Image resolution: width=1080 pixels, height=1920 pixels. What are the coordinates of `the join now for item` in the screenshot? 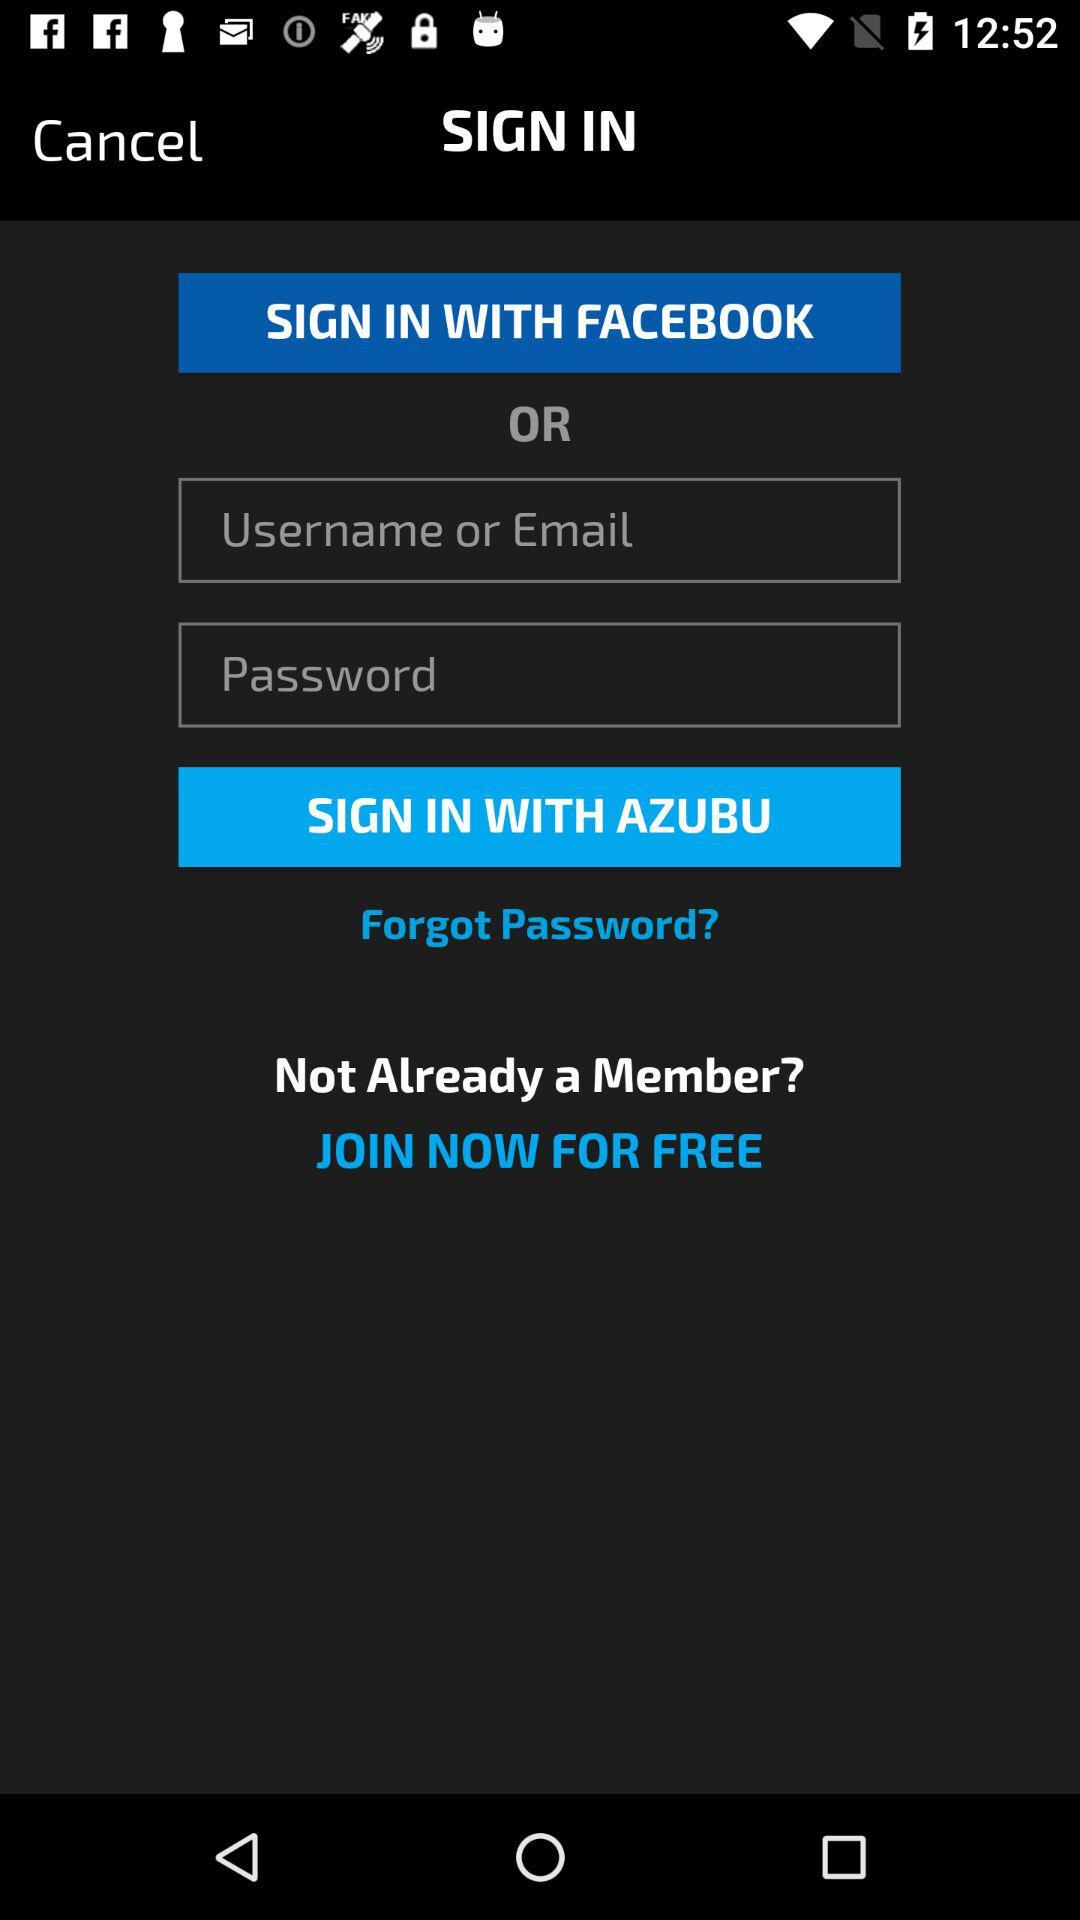 It's located at (538, 1163).